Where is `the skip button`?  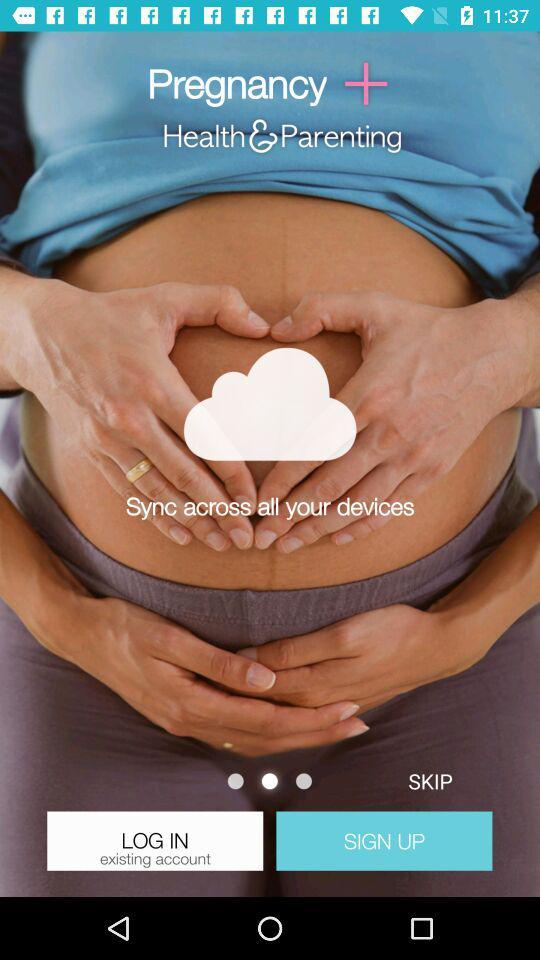
the skip button is located at coordinates (429, 781).